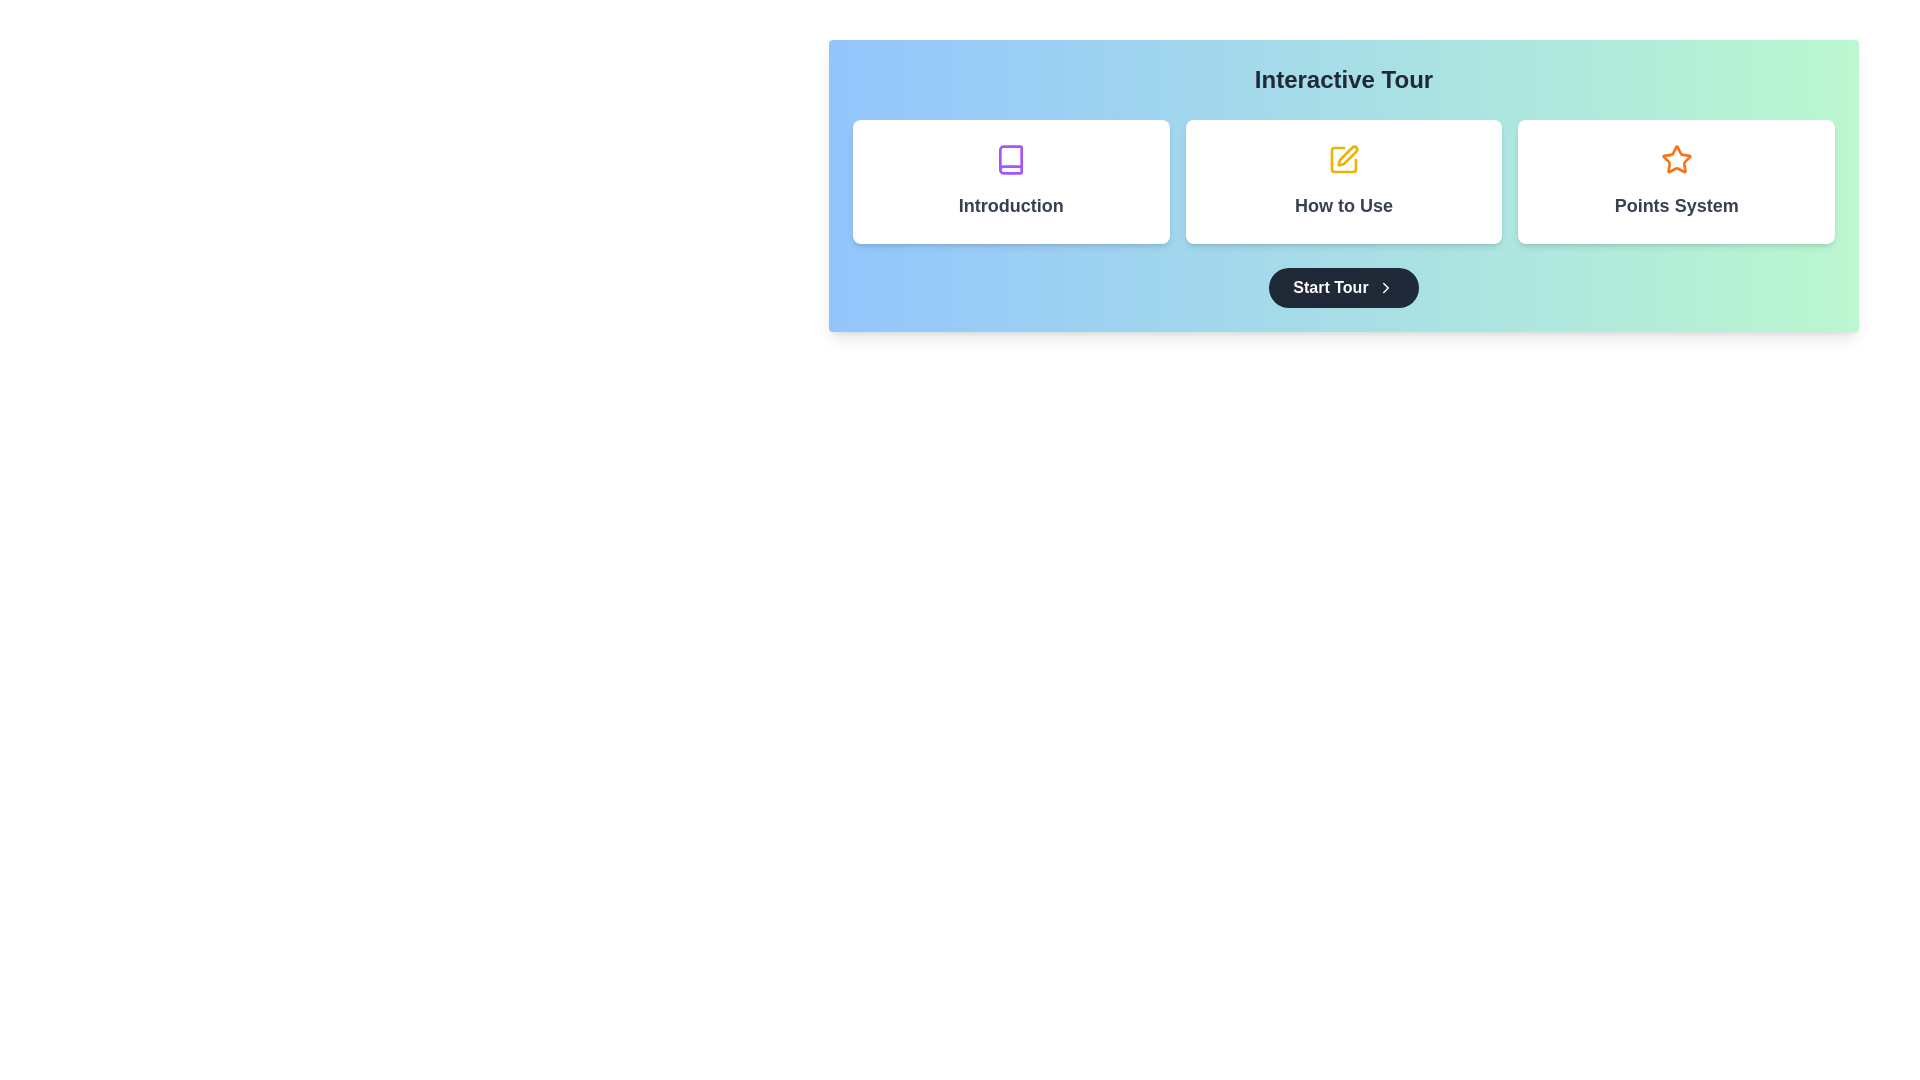 The width and height of the screenshot is (1920, 1080). I want to click on the vibrant orange outlined star icon located in the 'Points System' box, positioned above the text 'Points System', so click(1676, 158).